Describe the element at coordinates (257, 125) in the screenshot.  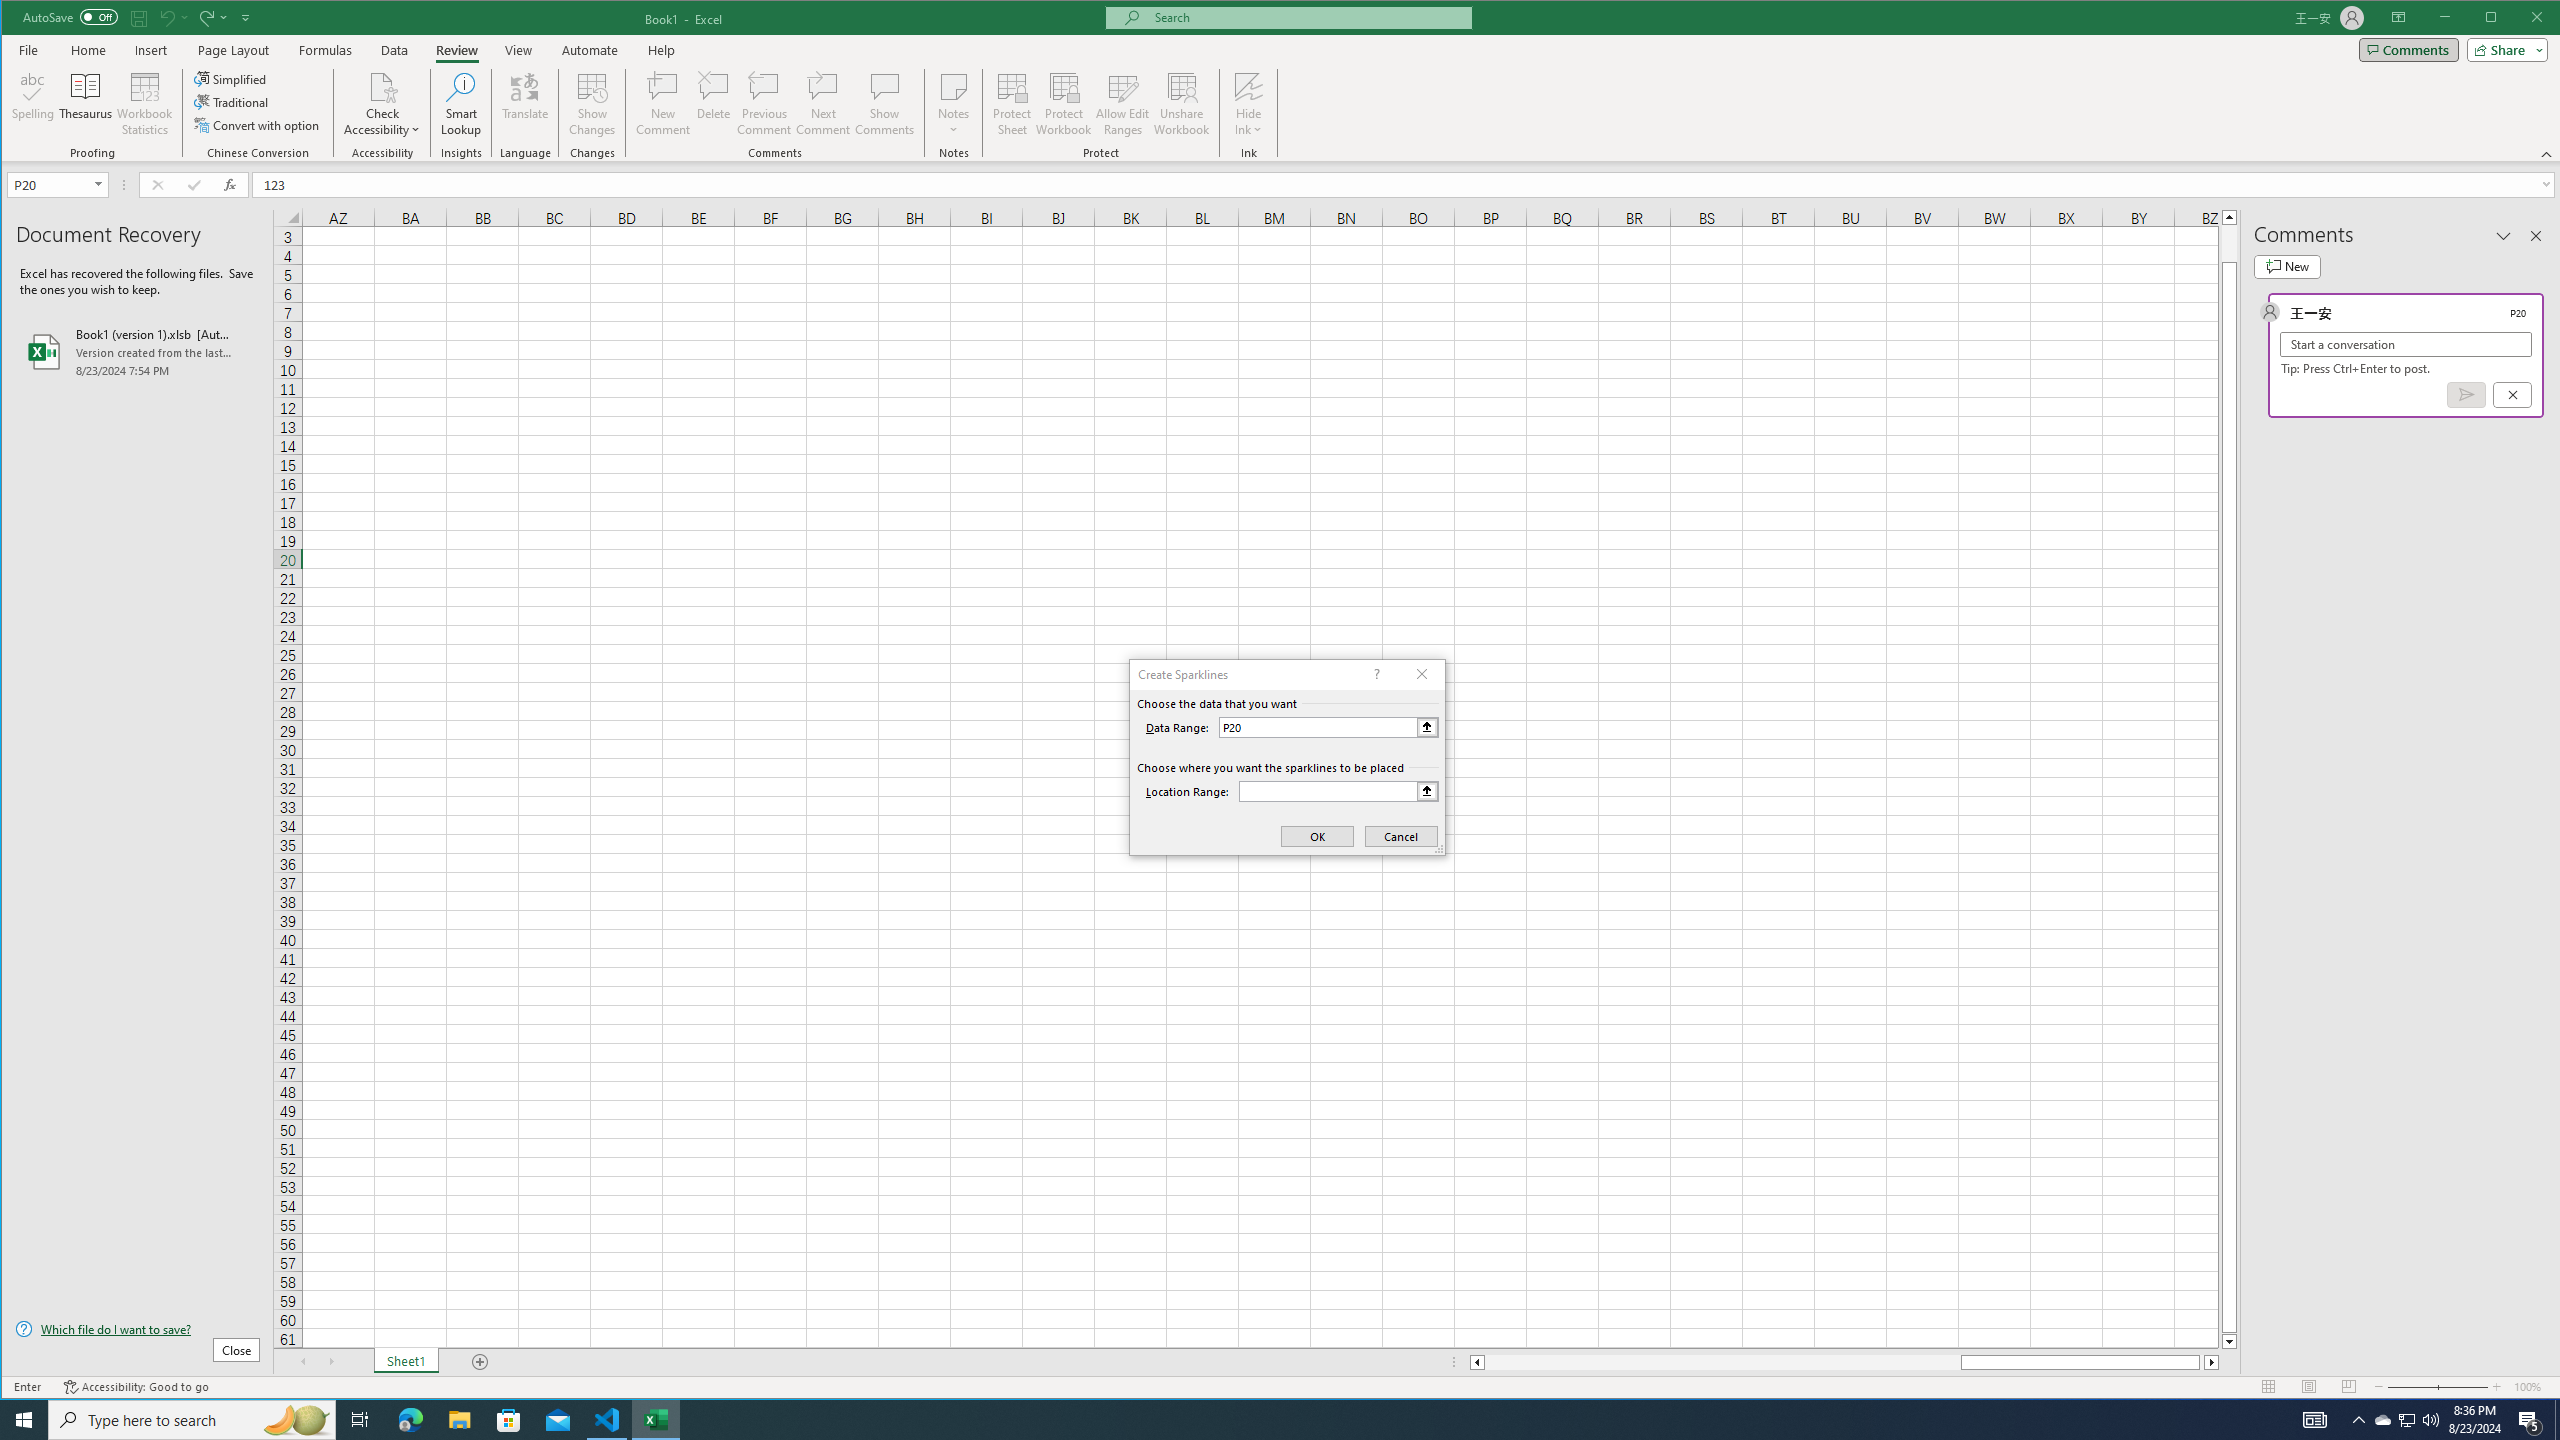
I see `'Convert with option'` at that location.